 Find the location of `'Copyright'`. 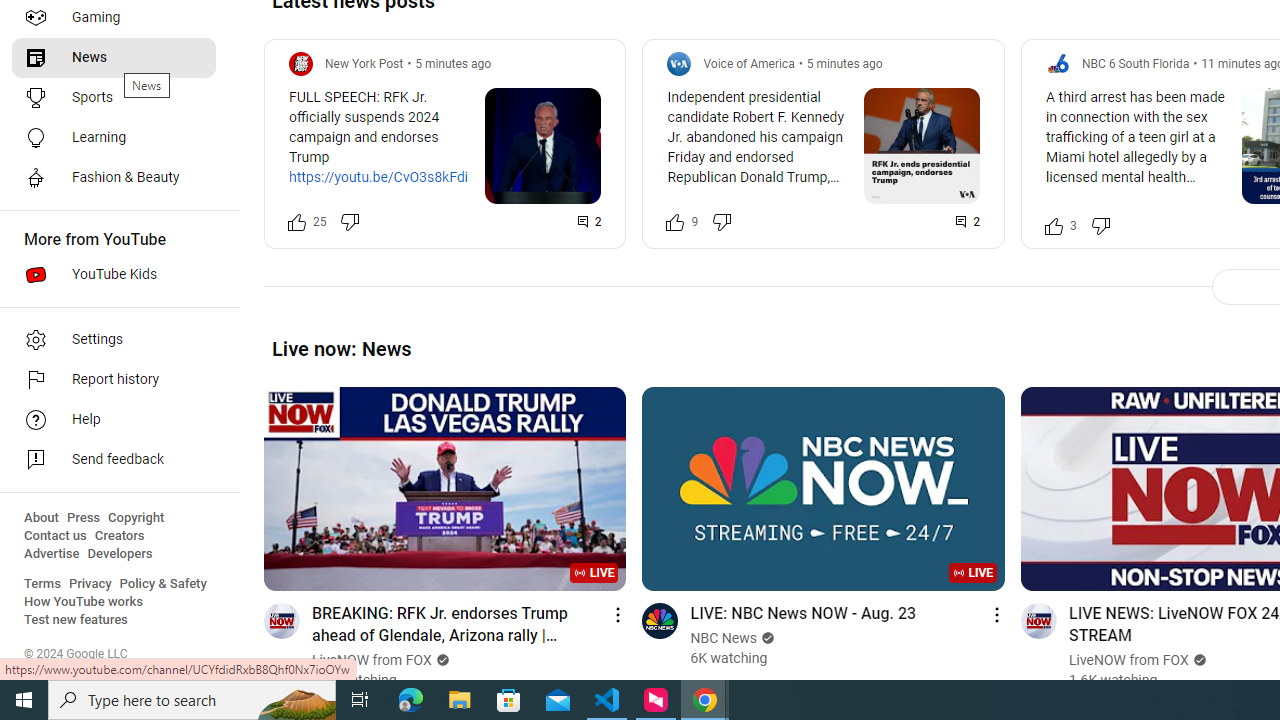

'Copyright' is located at coordinates (135, 517).